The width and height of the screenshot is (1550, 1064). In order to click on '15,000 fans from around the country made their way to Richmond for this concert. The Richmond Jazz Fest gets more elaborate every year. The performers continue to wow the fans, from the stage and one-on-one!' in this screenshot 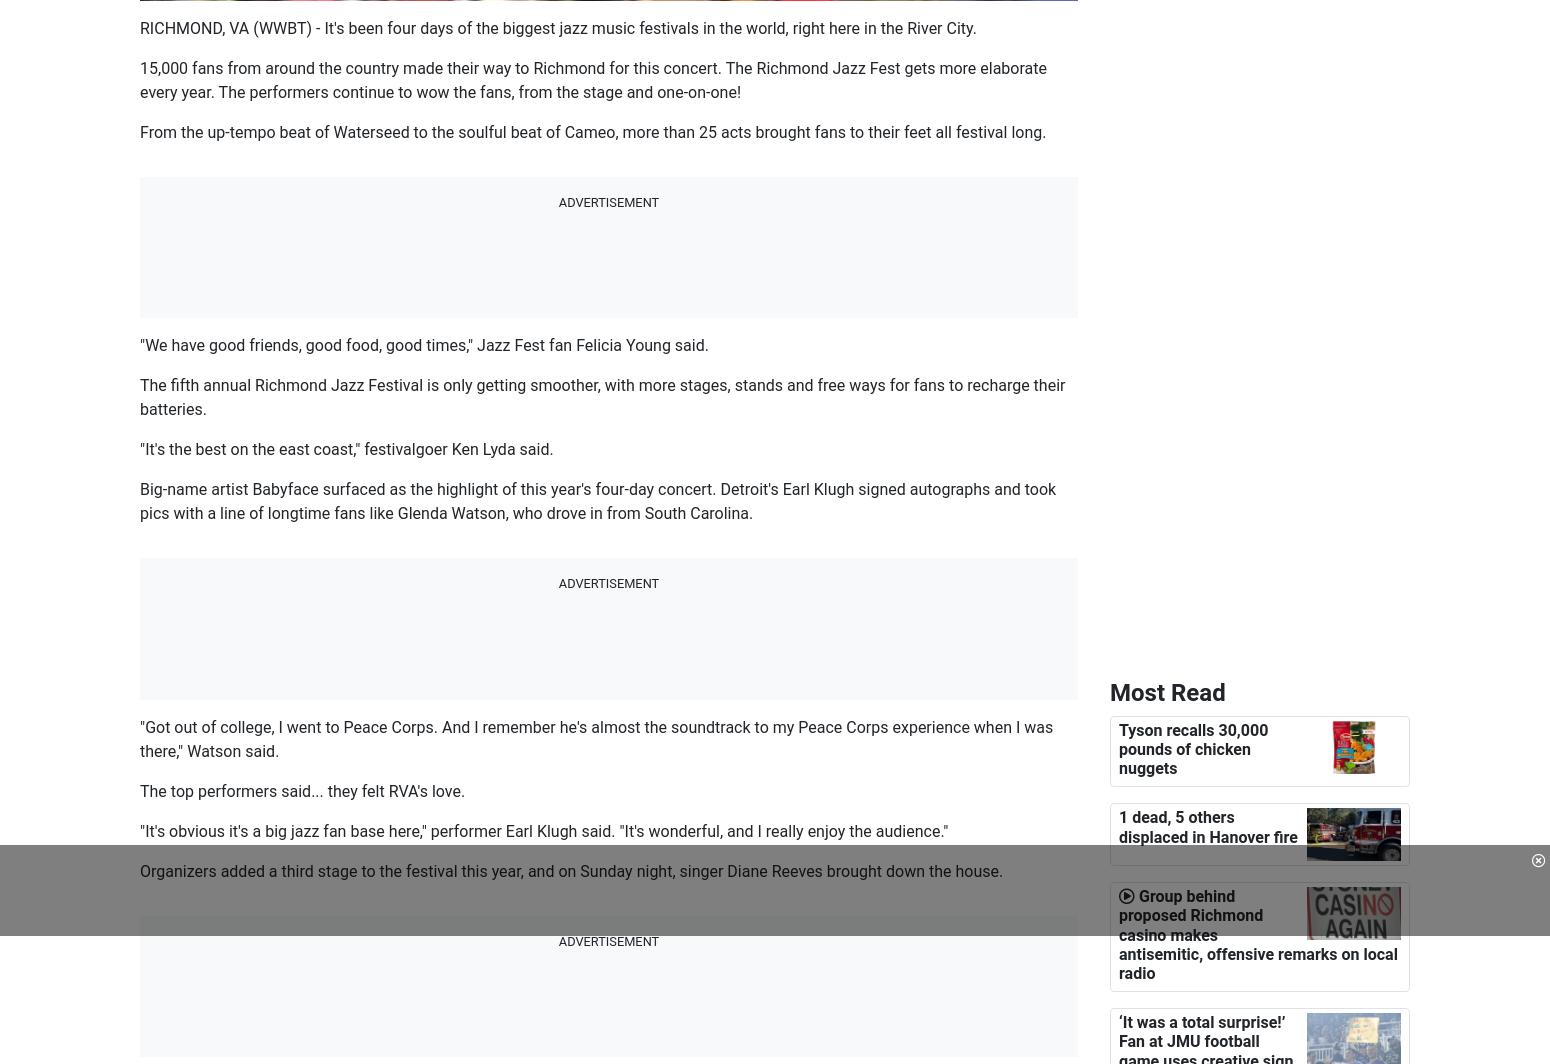, I will do `click(139, 80)`.